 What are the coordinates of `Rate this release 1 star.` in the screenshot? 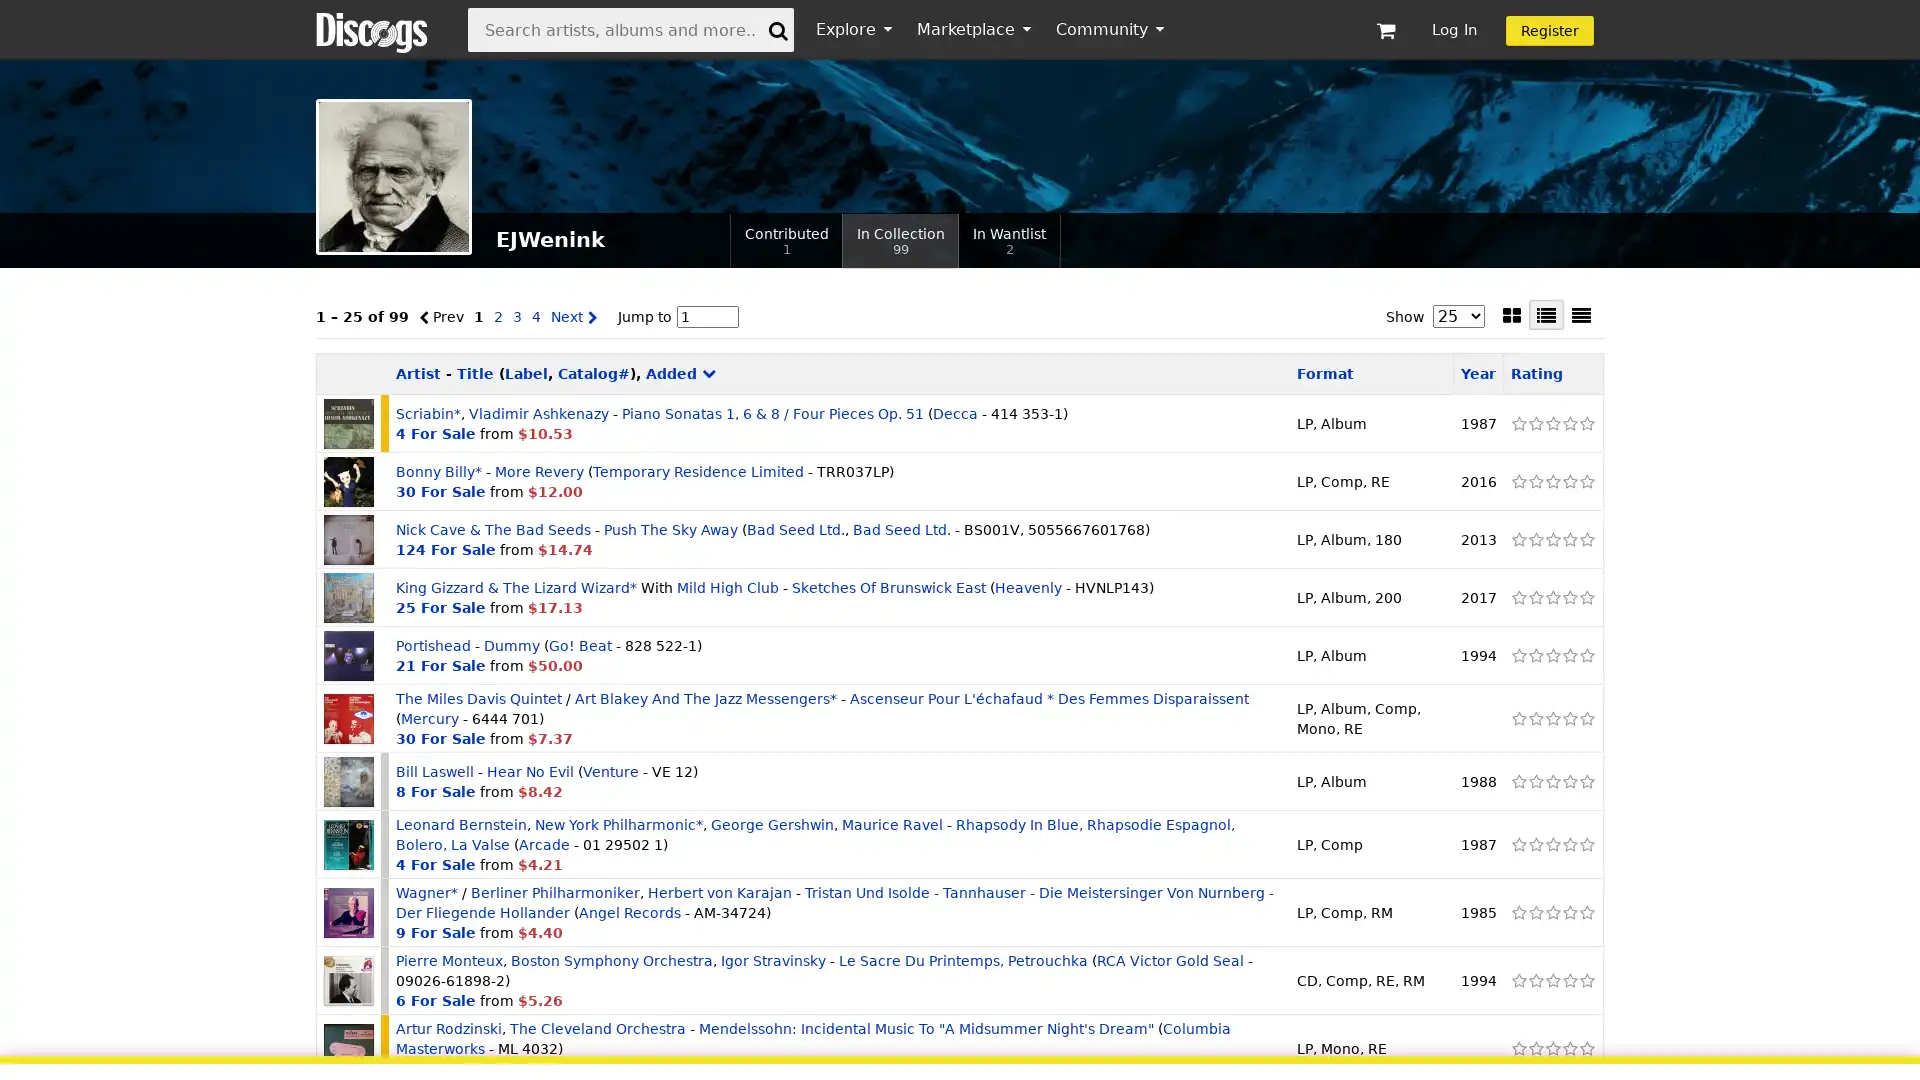 It's located at (1518, 717).